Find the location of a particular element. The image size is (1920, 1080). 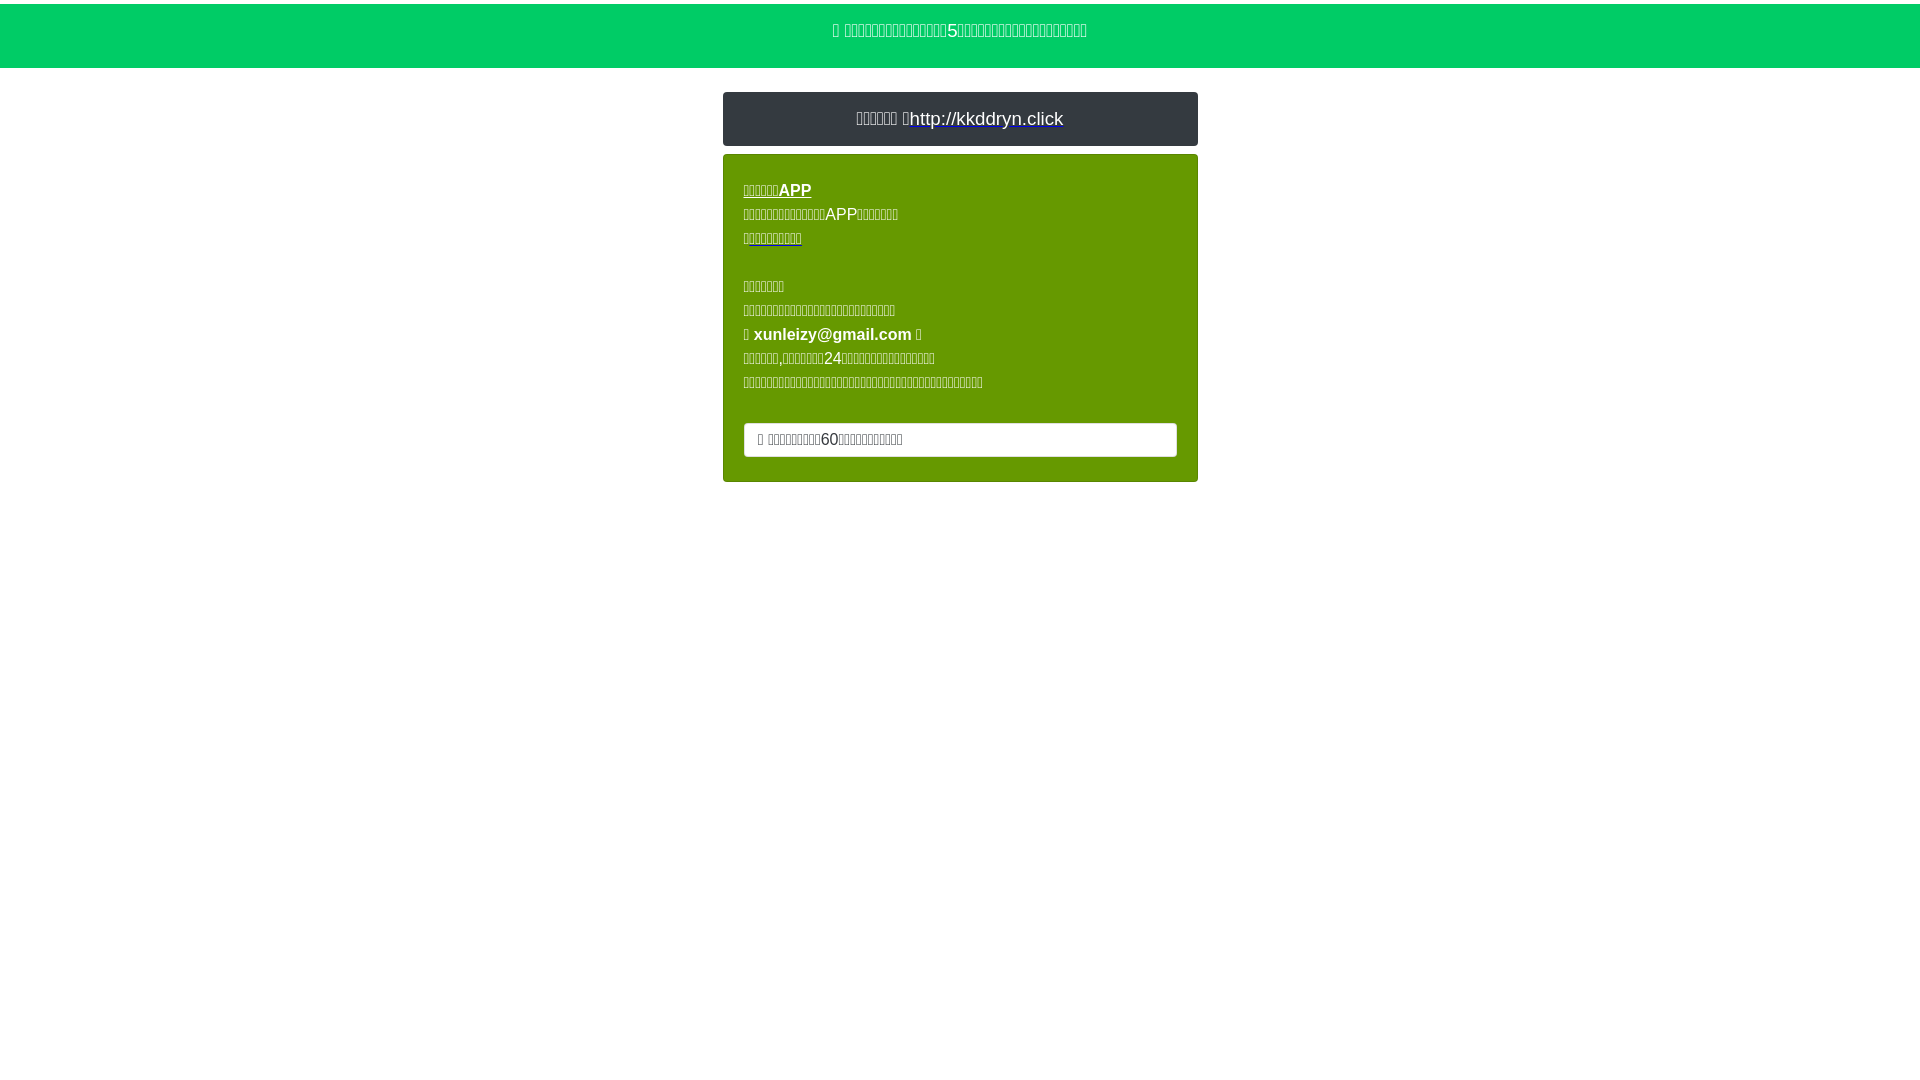

'http://kkddryn.click' is located at coordinates (987, 118).